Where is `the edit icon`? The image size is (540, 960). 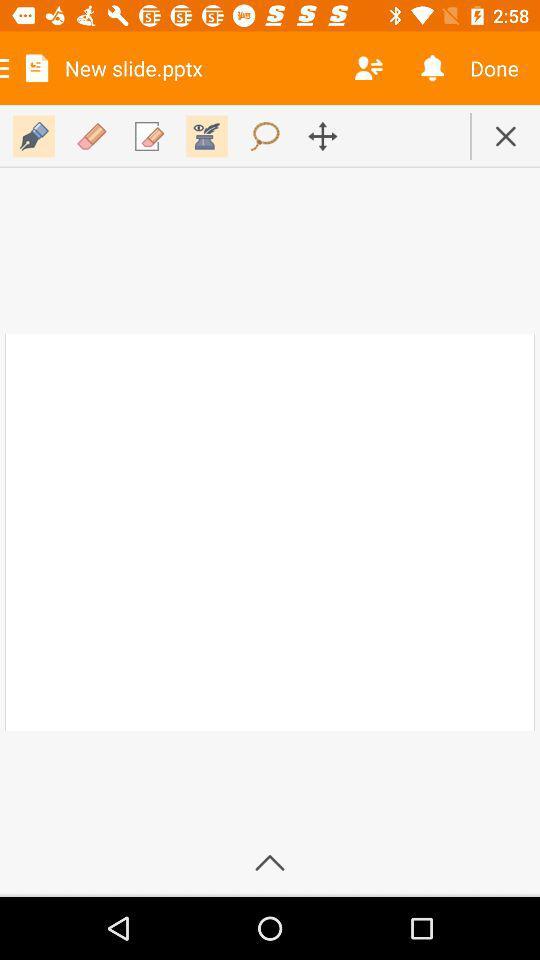 the edit icon is located at coordinates (33, 135).